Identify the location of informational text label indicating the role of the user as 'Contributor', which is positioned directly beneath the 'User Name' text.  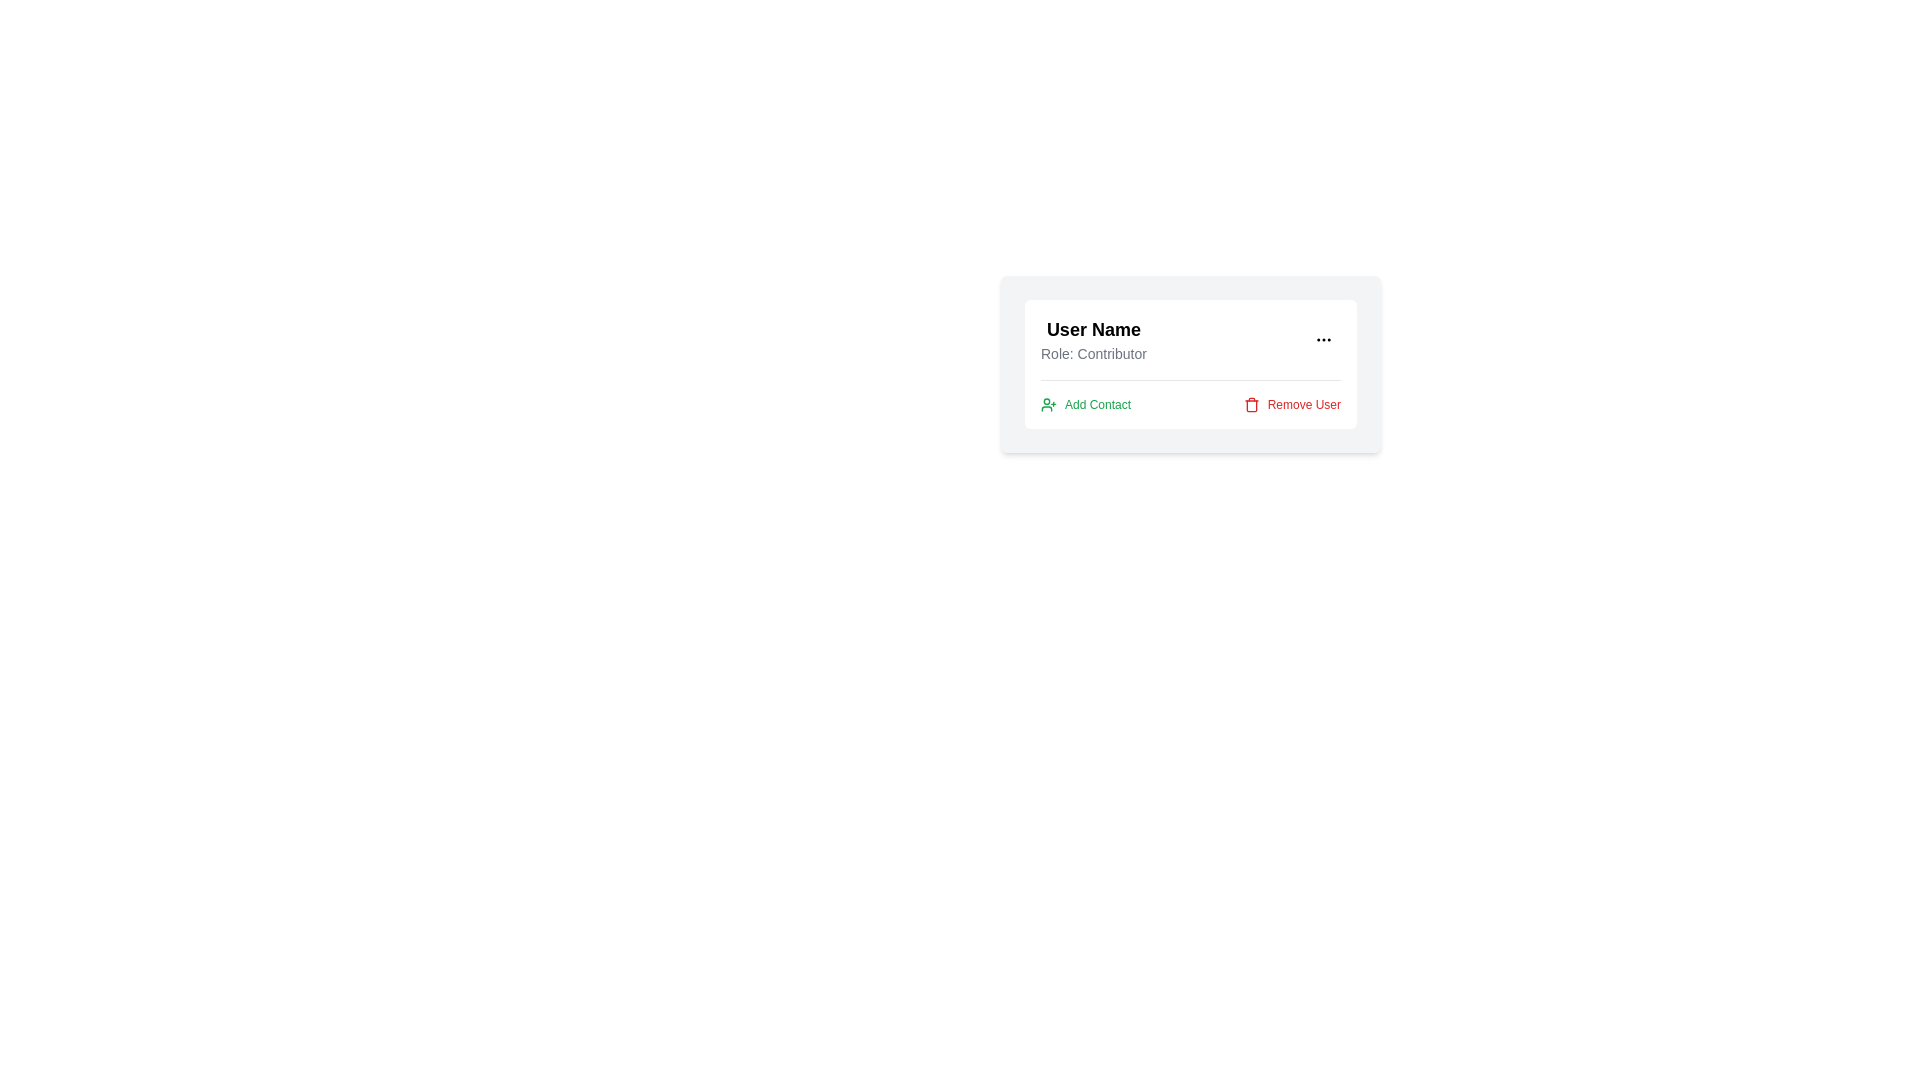
(1092, 353).